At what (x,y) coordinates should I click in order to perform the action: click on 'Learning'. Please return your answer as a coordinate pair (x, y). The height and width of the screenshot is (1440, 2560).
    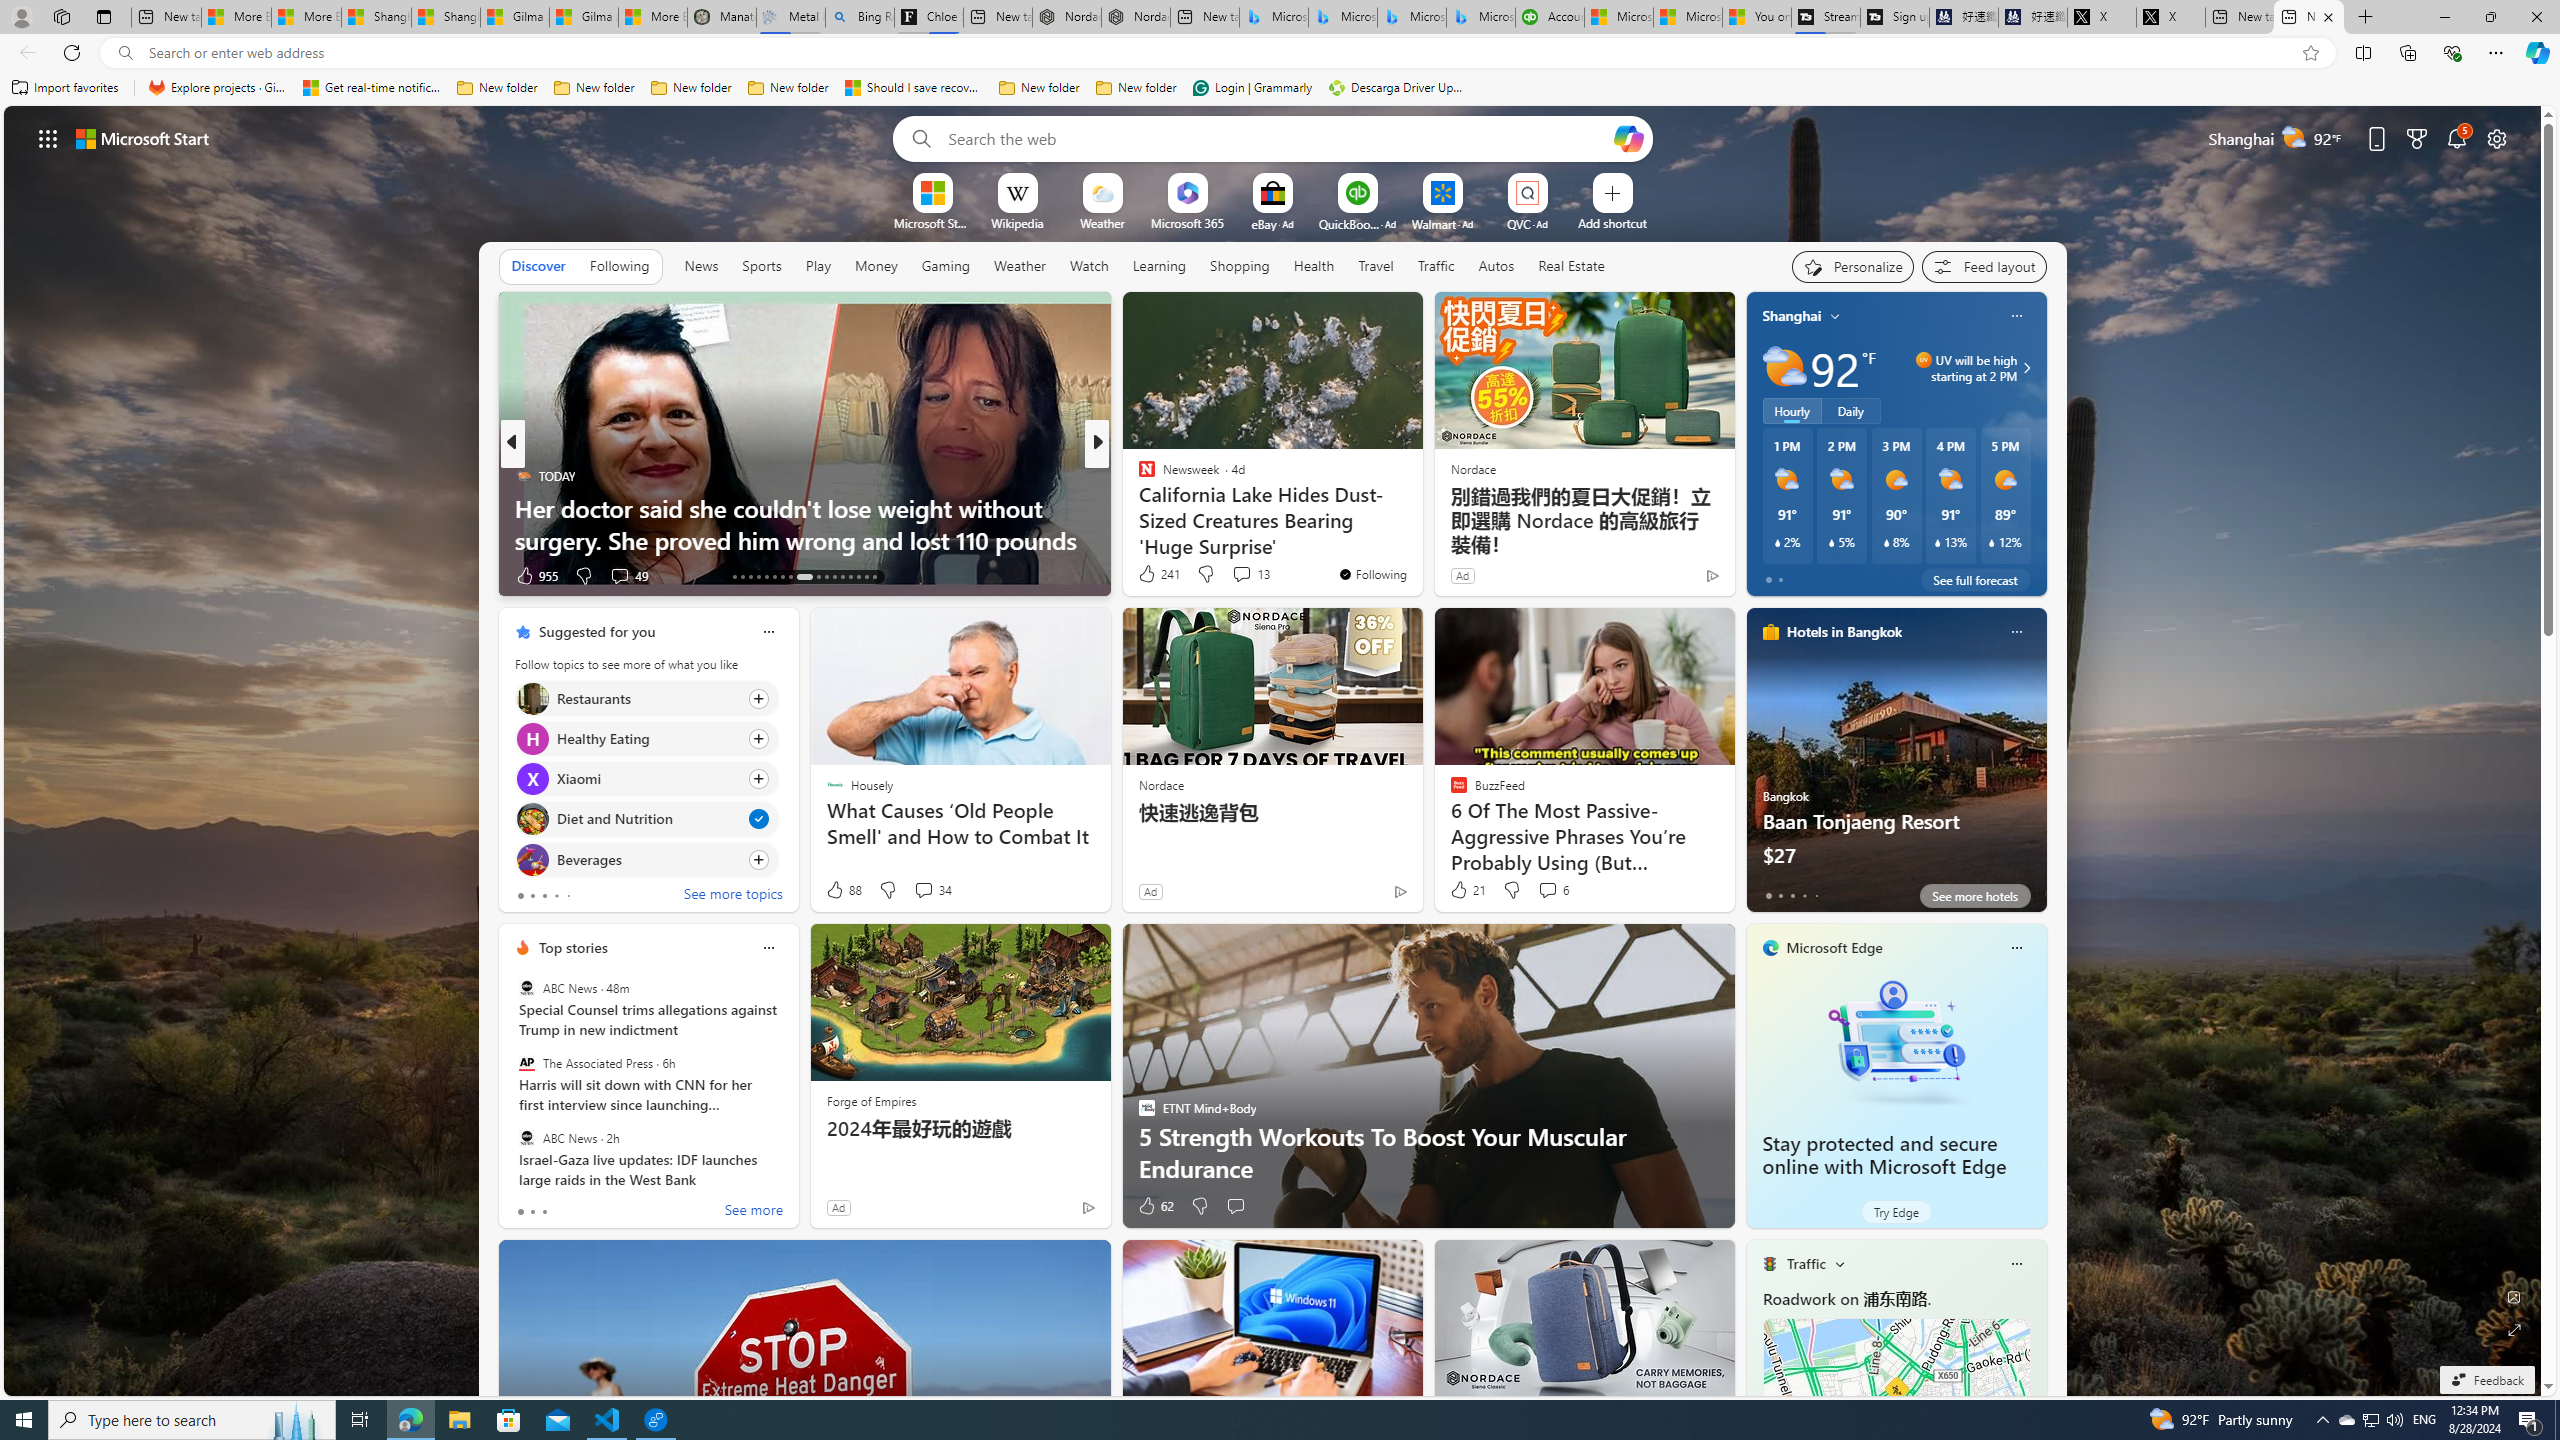
    Looking at the image, I should click on (1157, 264).